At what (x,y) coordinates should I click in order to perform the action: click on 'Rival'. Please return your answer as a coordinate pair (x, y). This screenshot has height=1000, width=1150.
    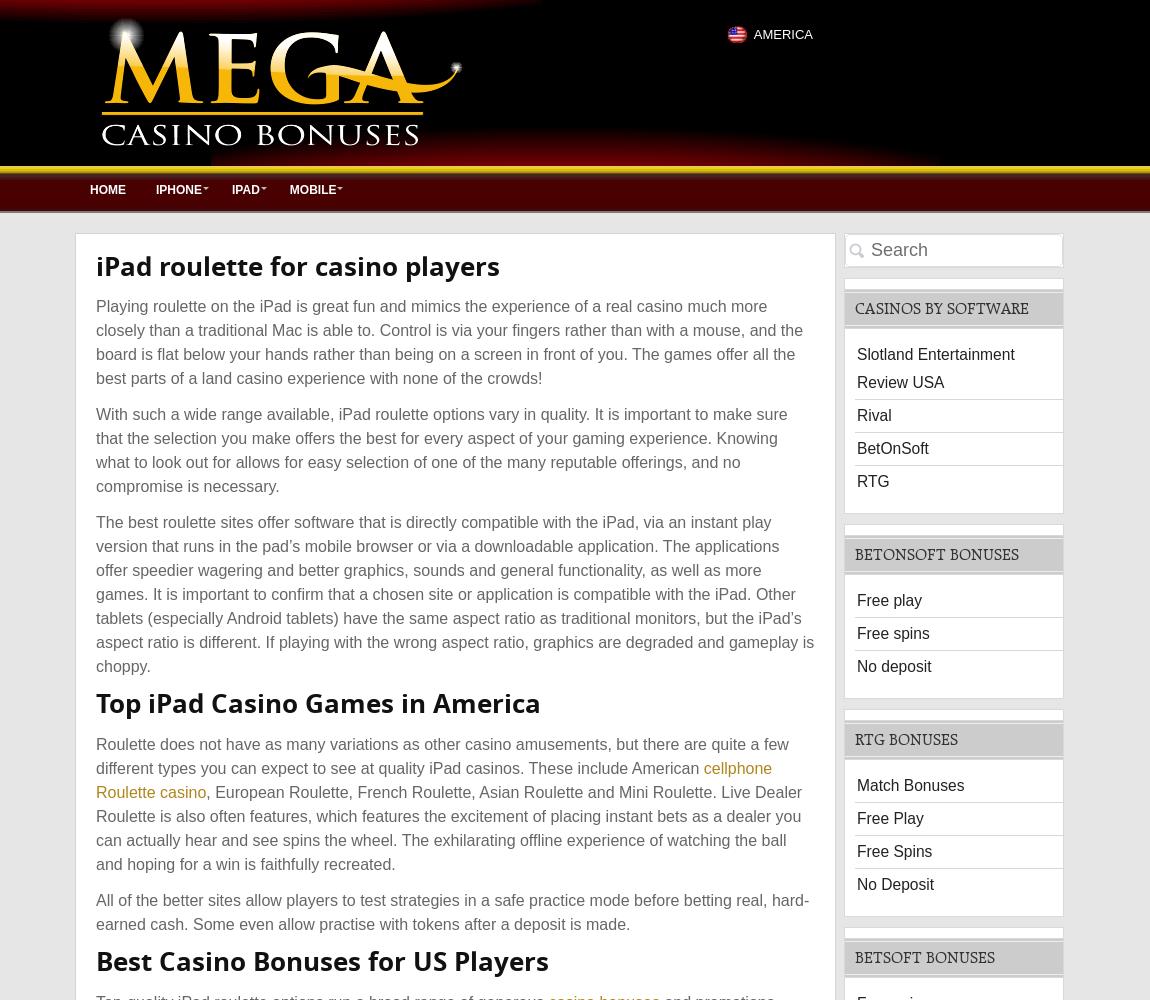
    Looking at the image, I should click on (874, 414).